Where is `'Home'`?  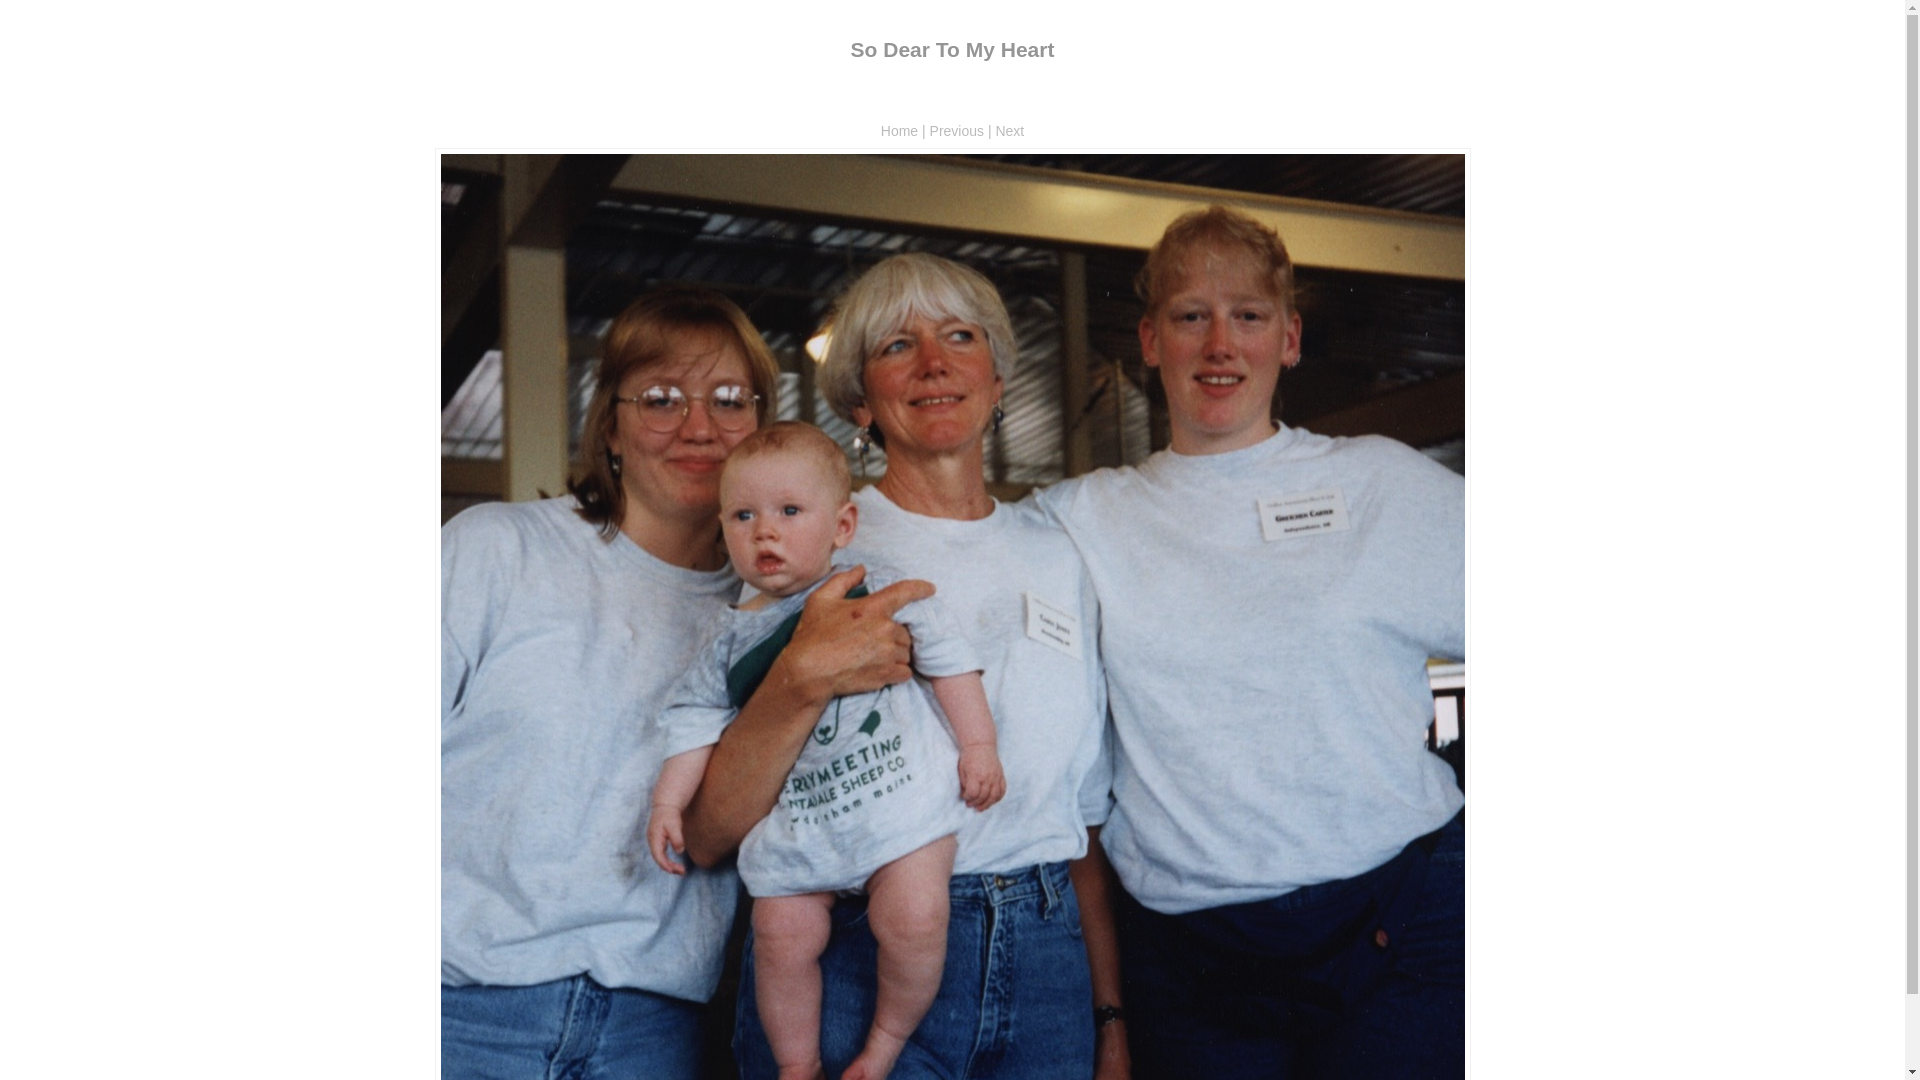
'Home' is located at coordinates (898, 131).